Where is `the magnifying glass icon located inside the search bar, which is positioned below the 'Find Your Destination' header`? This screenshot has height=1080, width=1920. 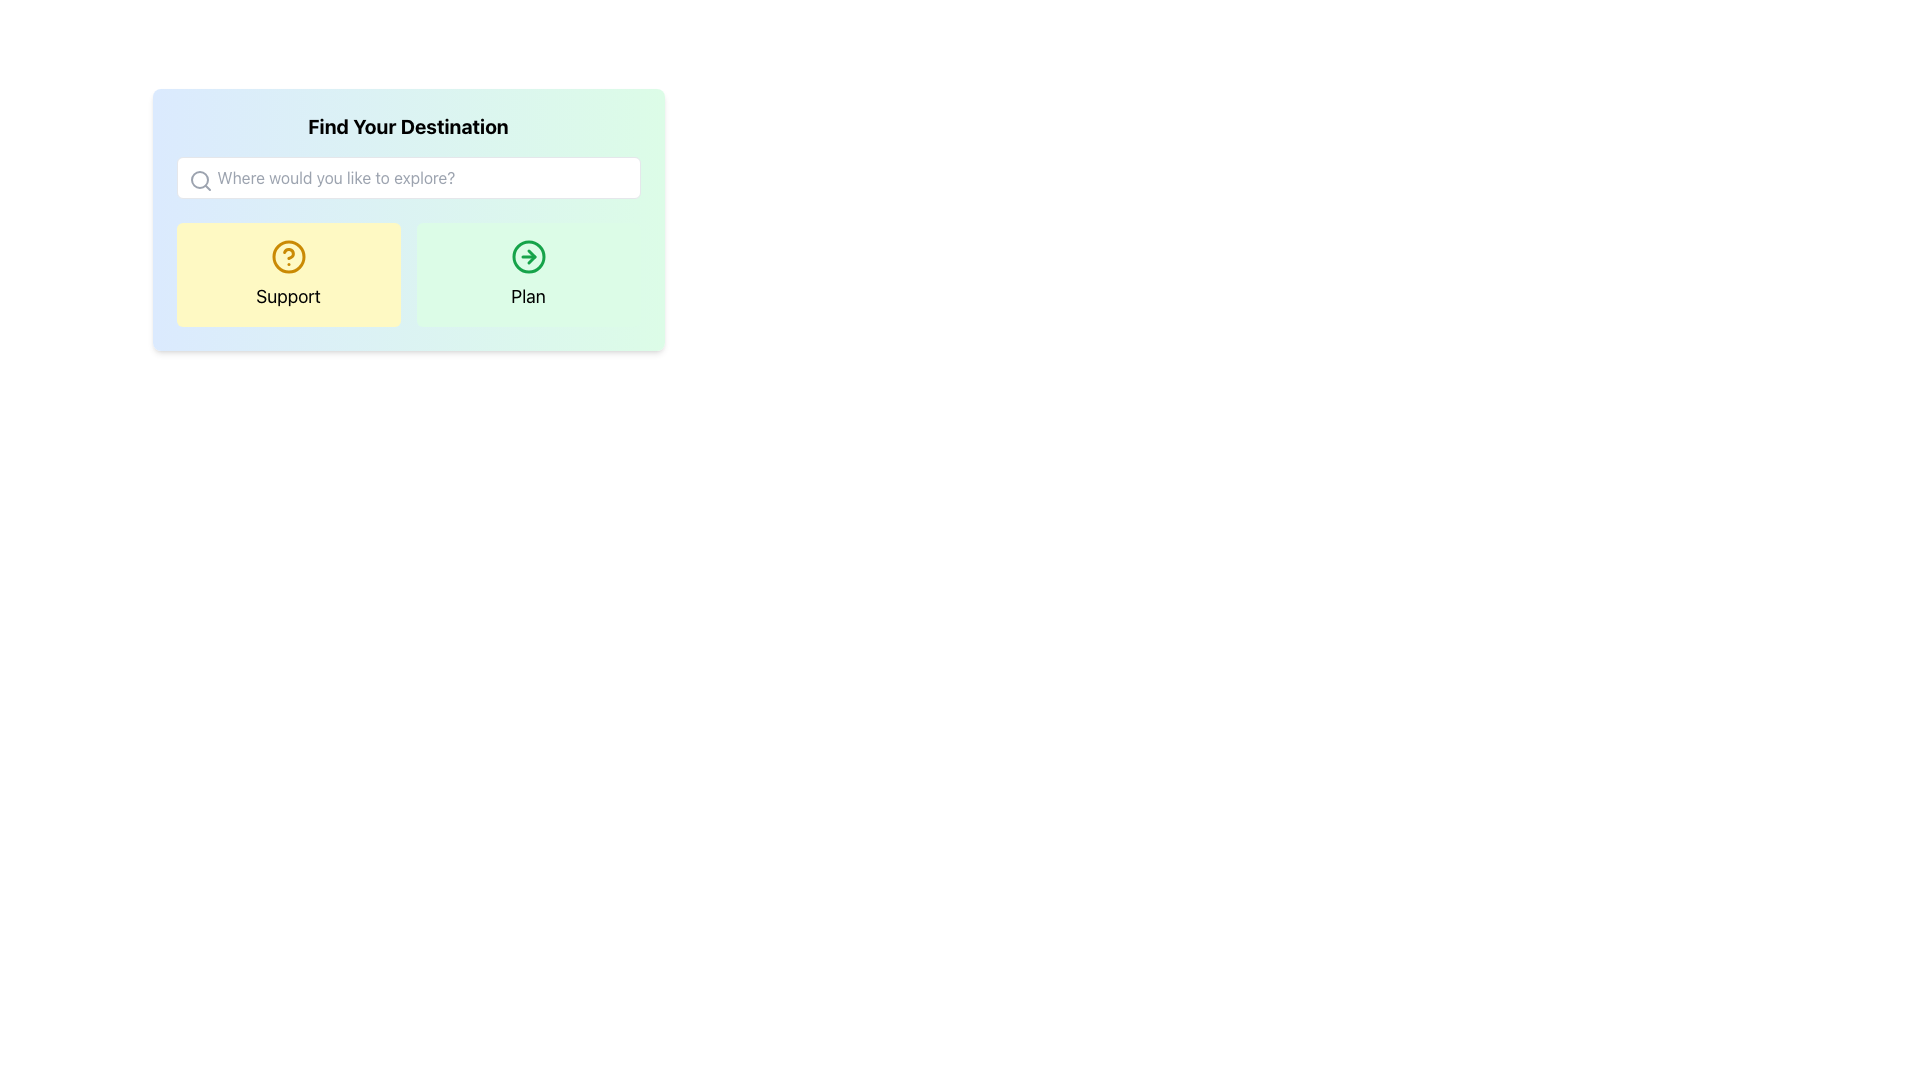 the magnifying glass icon located inside the search bar, which is positioned below the 'Find Your Destination' header is located at coordinates (200, 181).